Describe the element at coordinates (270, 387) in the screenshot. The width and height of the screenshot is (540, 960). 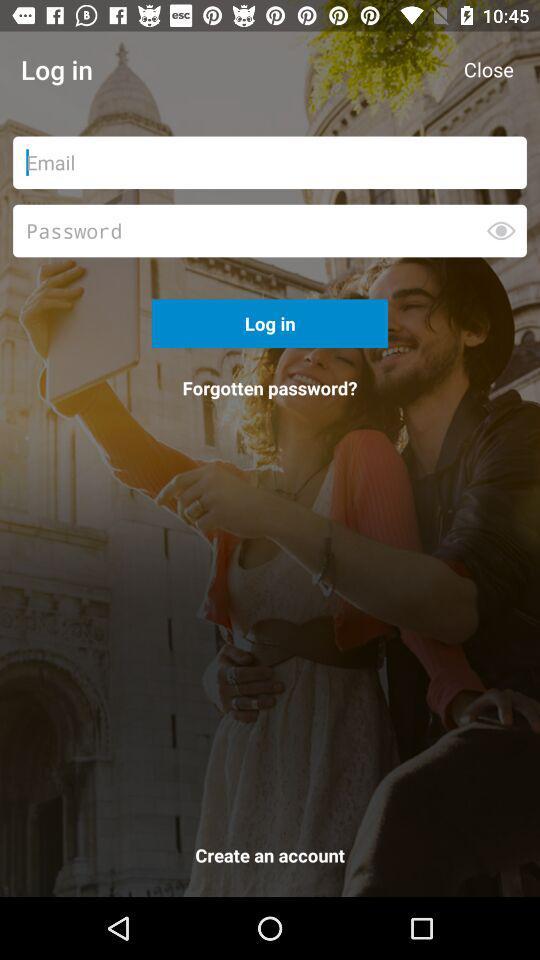
I see `the icon below log in` at that location.